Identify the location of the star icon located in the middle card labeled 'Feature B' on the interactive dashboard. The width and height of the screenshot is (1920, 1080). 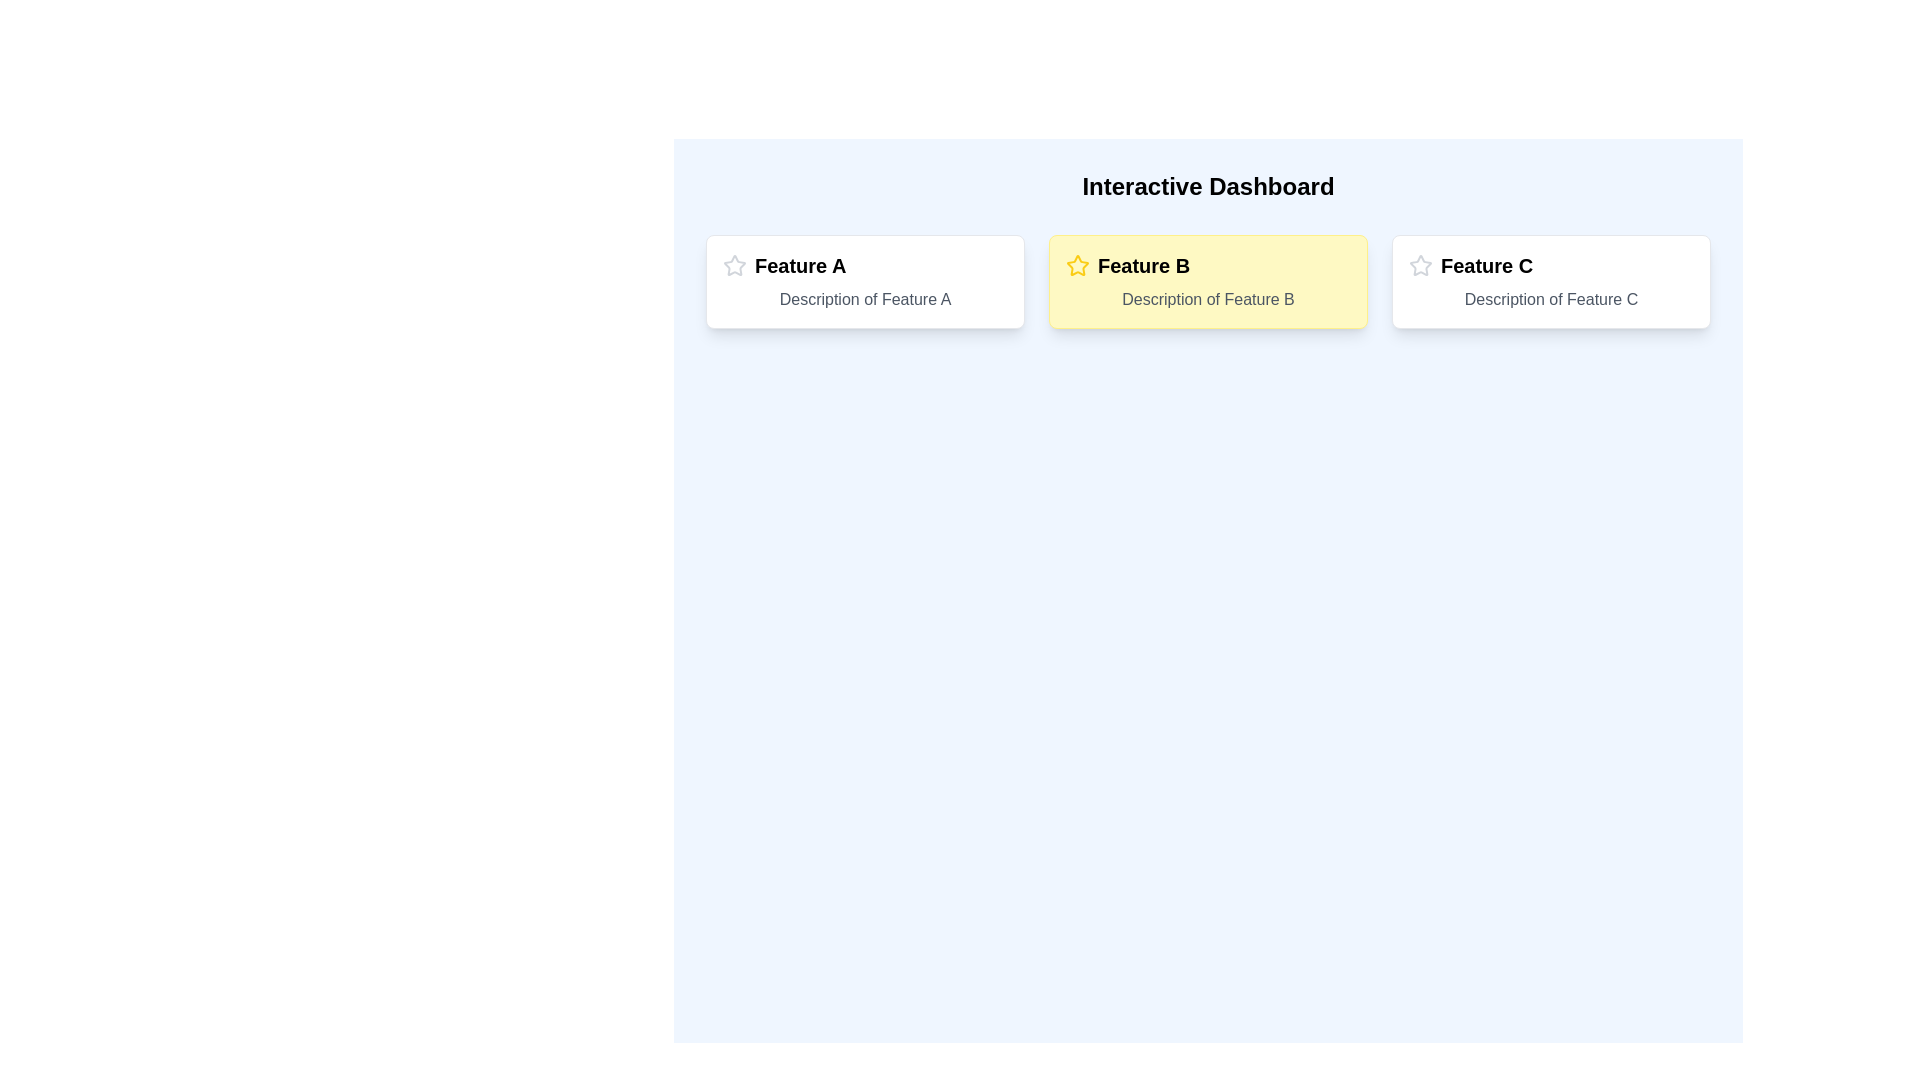
(1077, 265).